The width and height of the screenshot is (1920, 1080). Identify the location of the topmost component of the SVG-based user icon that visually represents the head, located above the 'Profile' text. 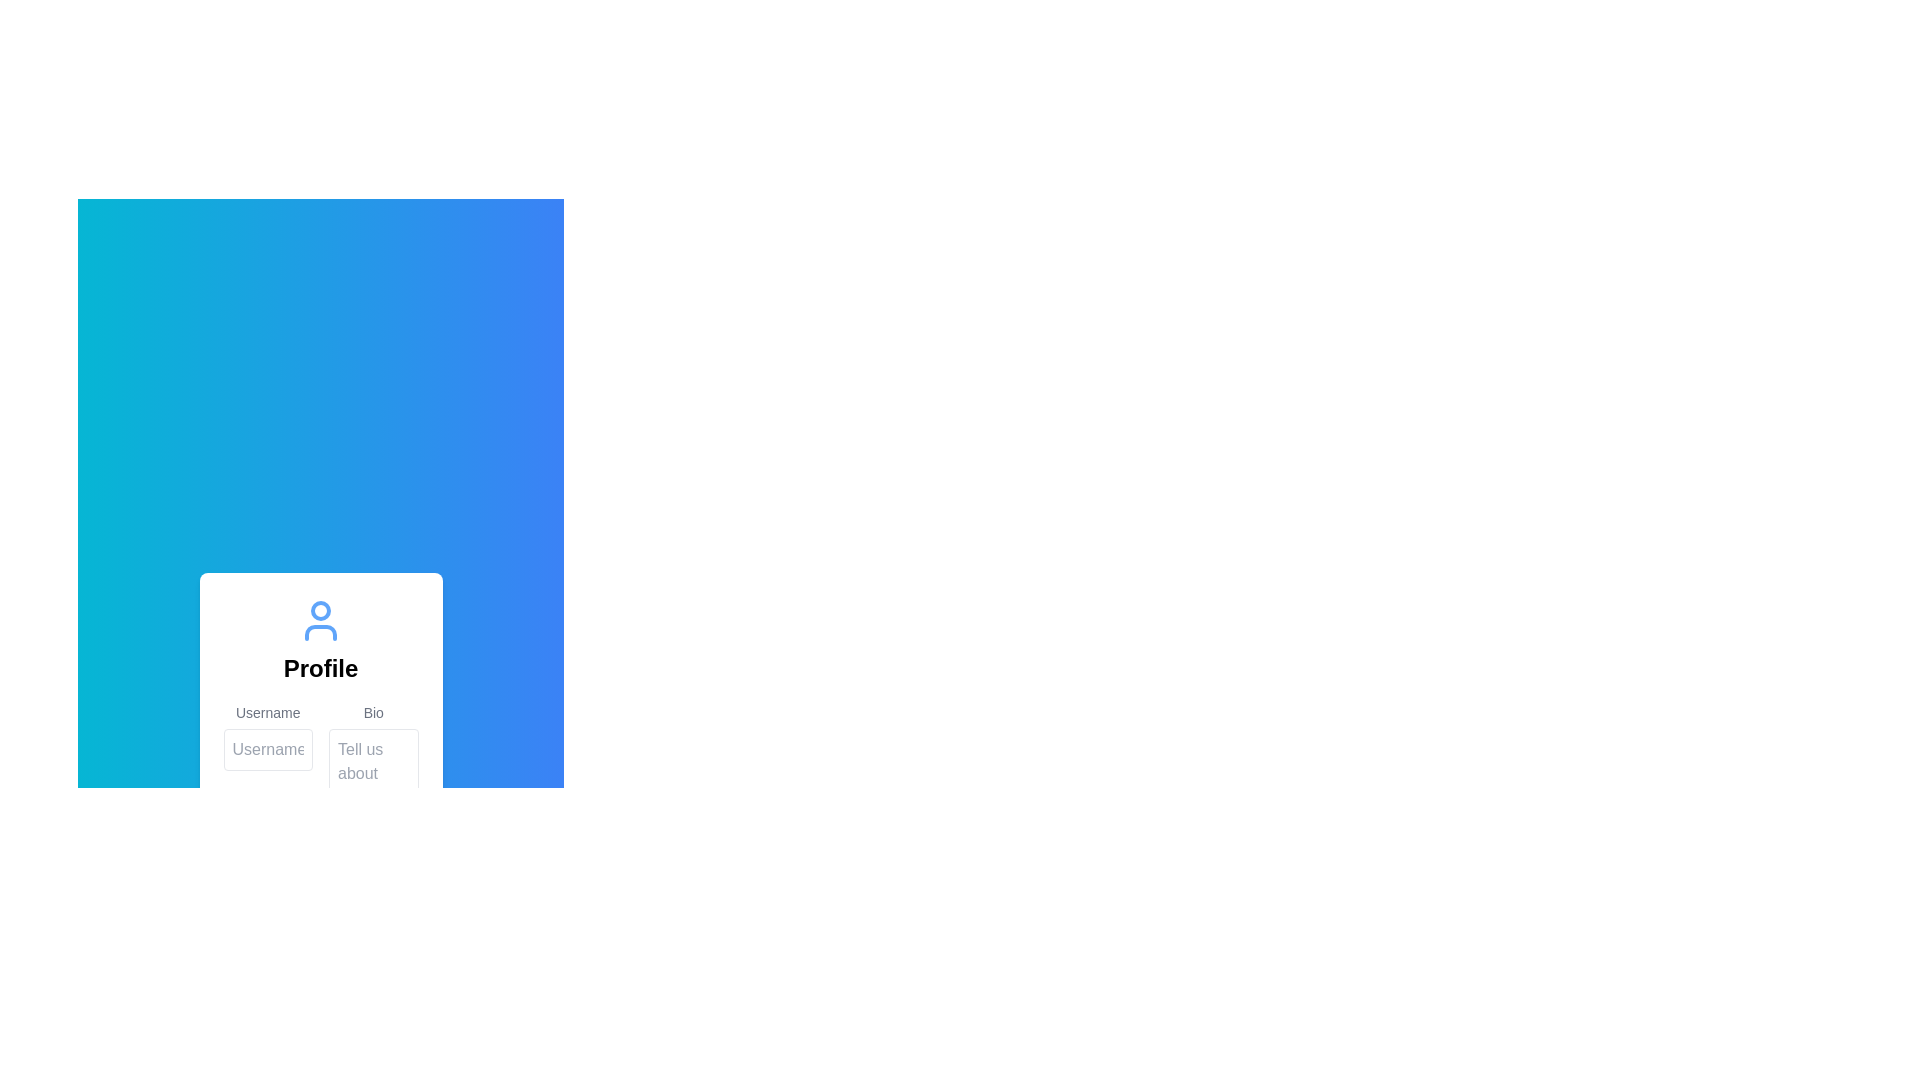
(321, 609).